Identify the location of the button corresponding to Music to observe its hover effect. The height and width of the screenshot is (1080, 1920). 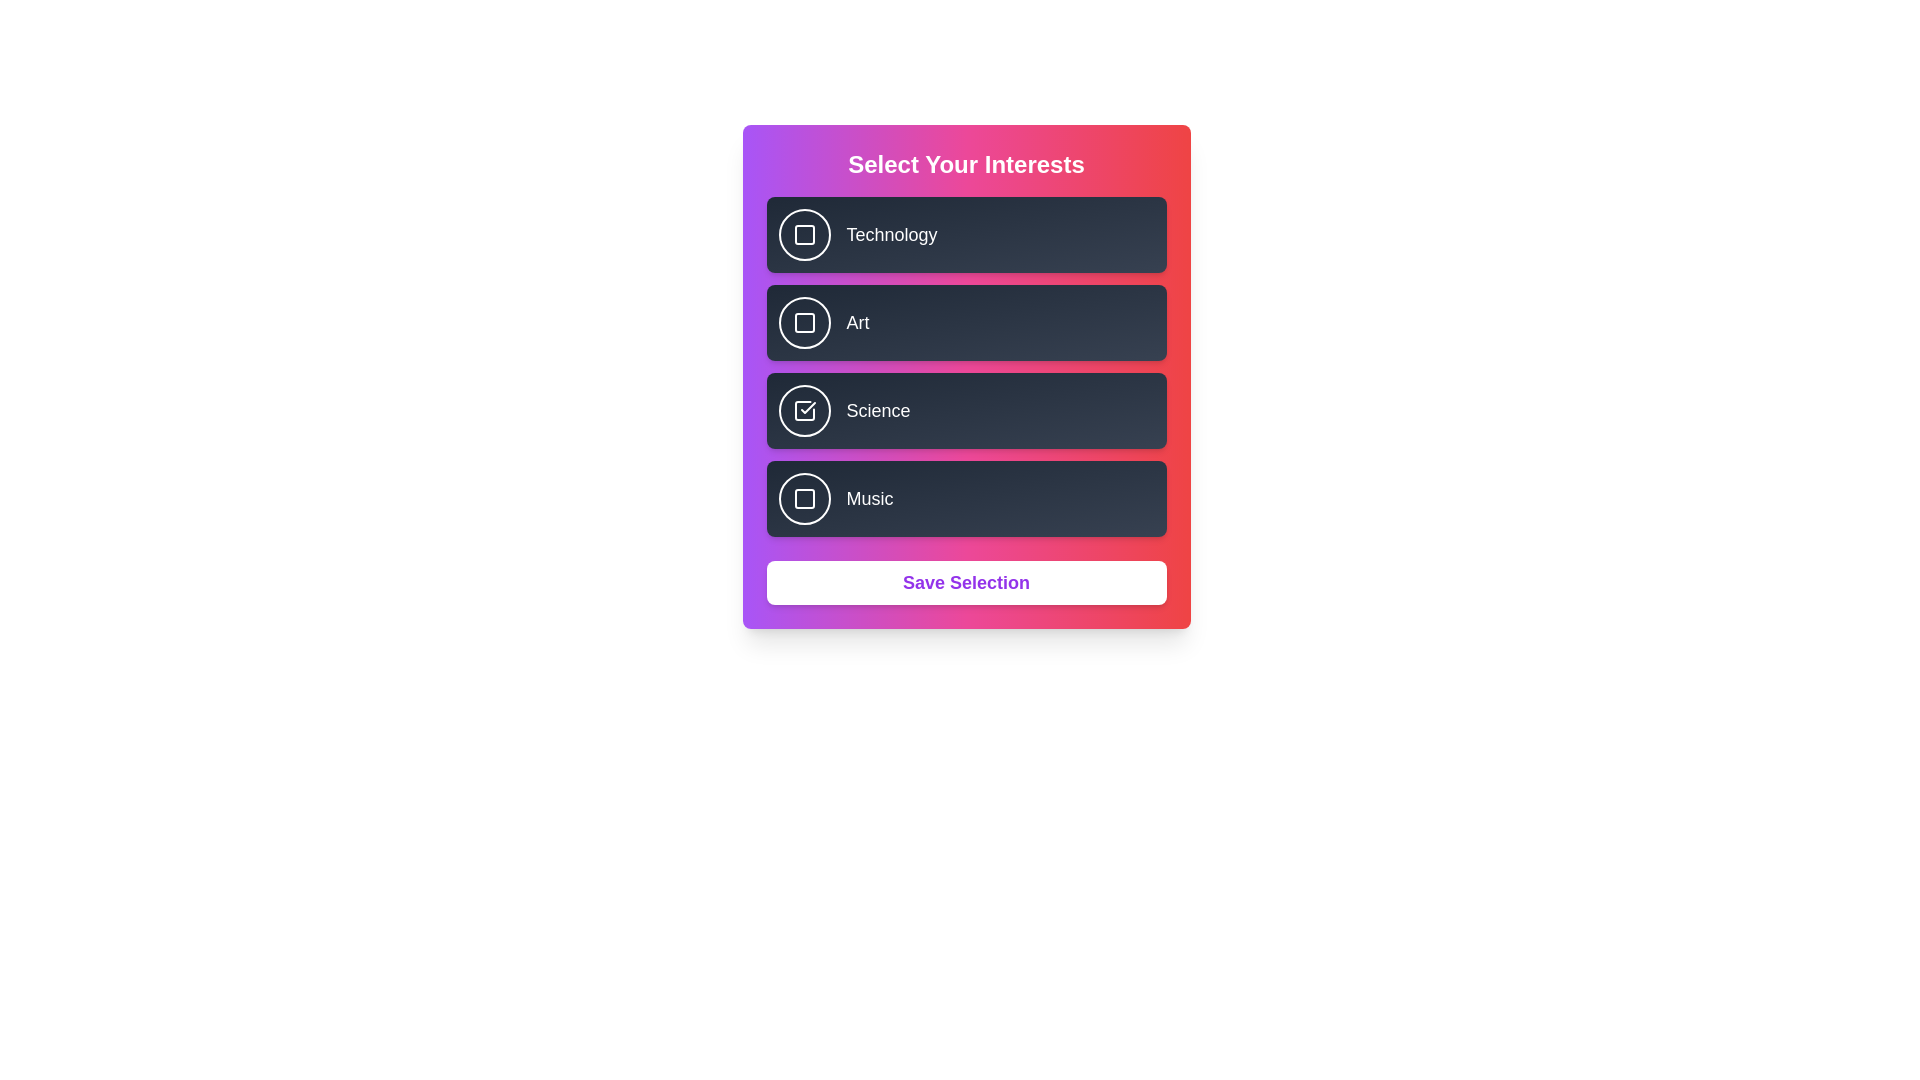
(804, 497).